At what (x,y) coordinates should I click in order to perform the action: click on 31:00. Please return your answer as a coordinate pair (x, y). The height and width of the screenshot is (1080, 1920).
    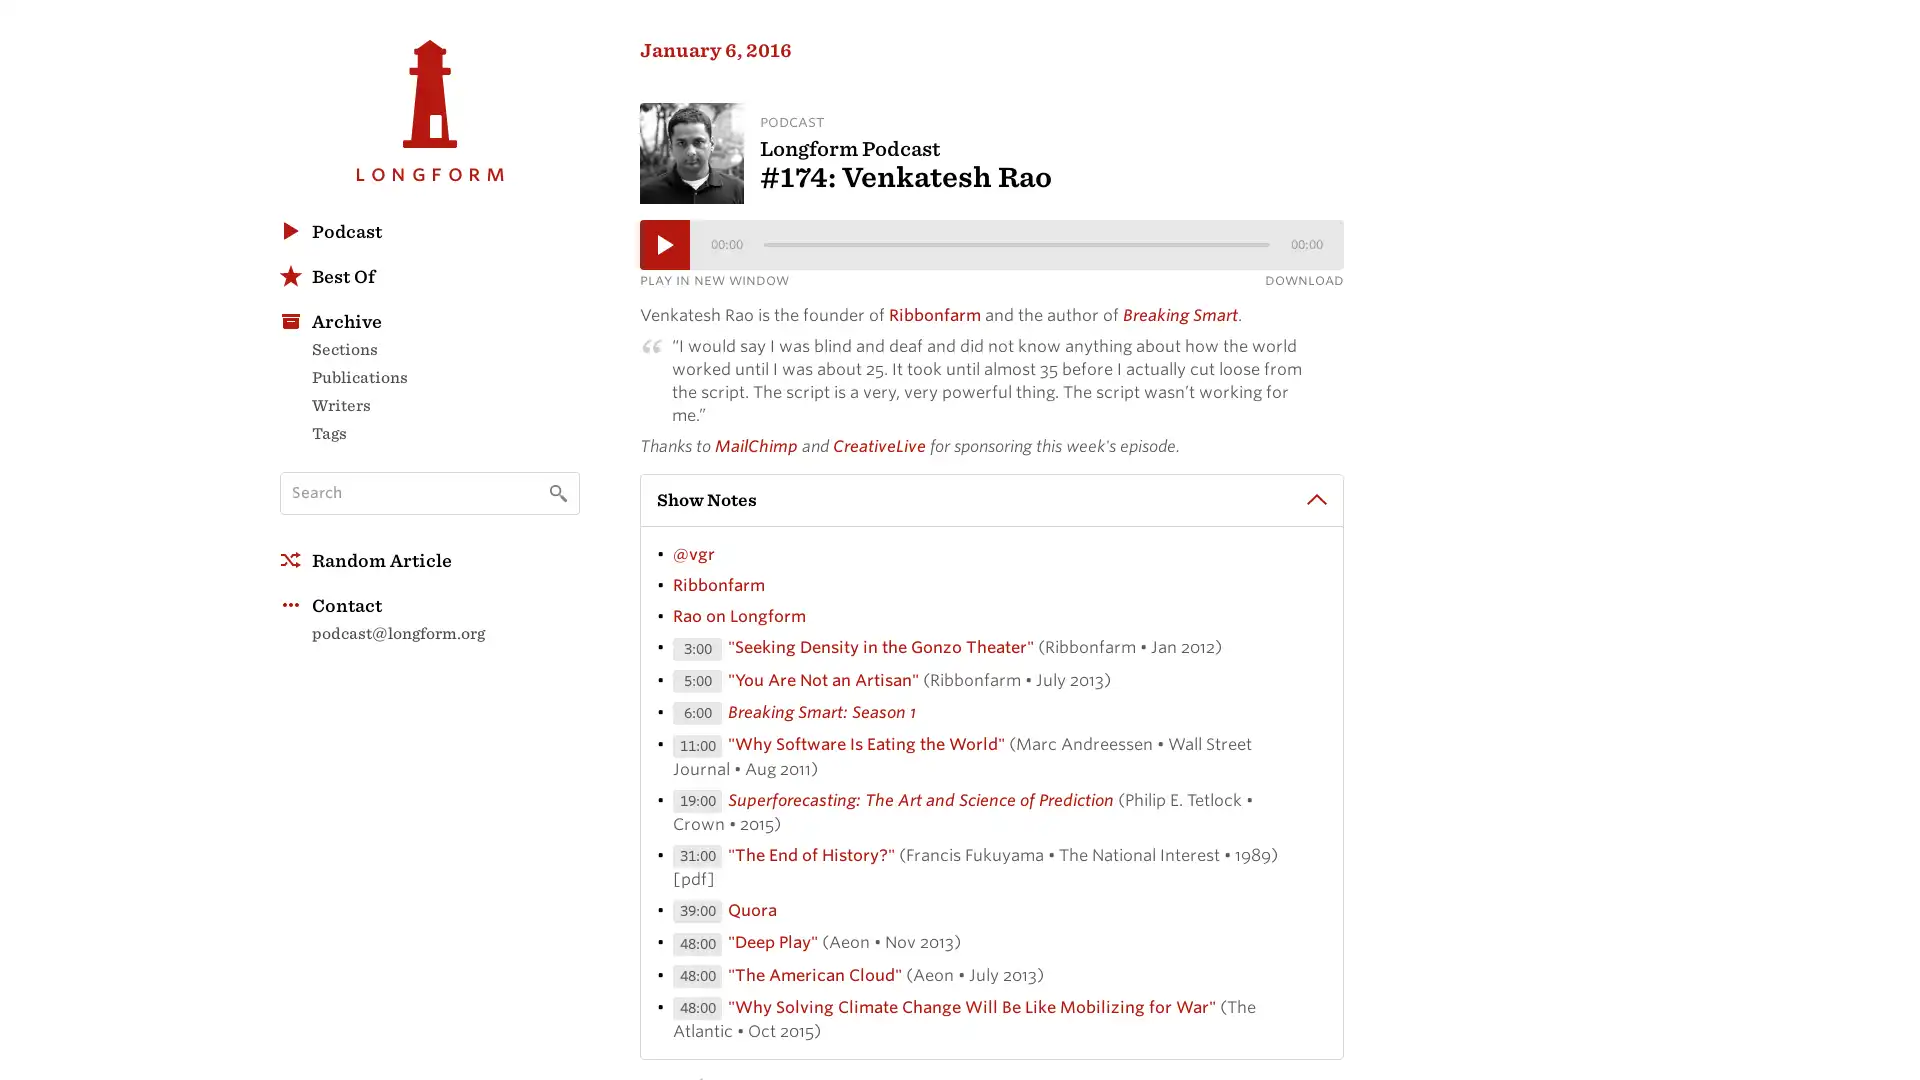
    Looking at the image, I should click on (697, 858).